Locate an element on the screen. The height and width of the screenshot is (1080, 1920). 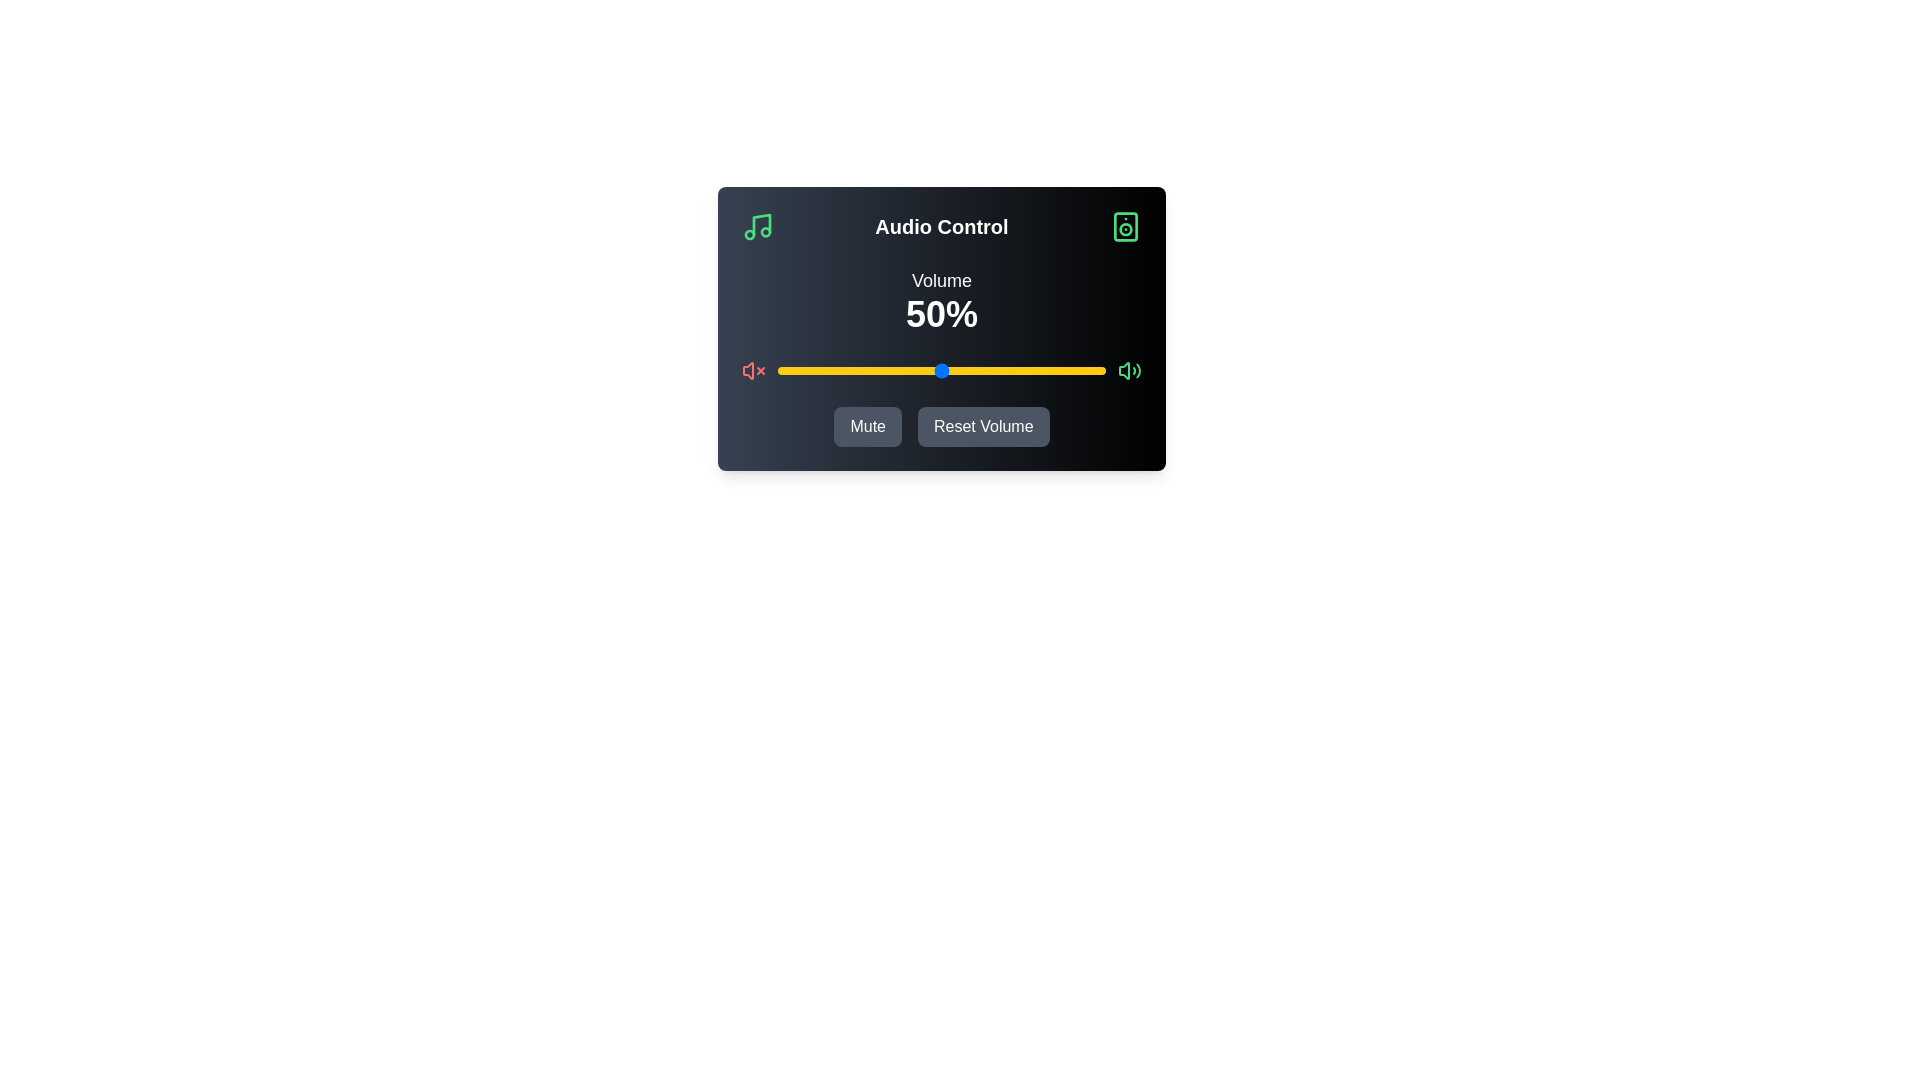
the volume to 74% by interacting with the slider is located at coordinates (1020, 370).